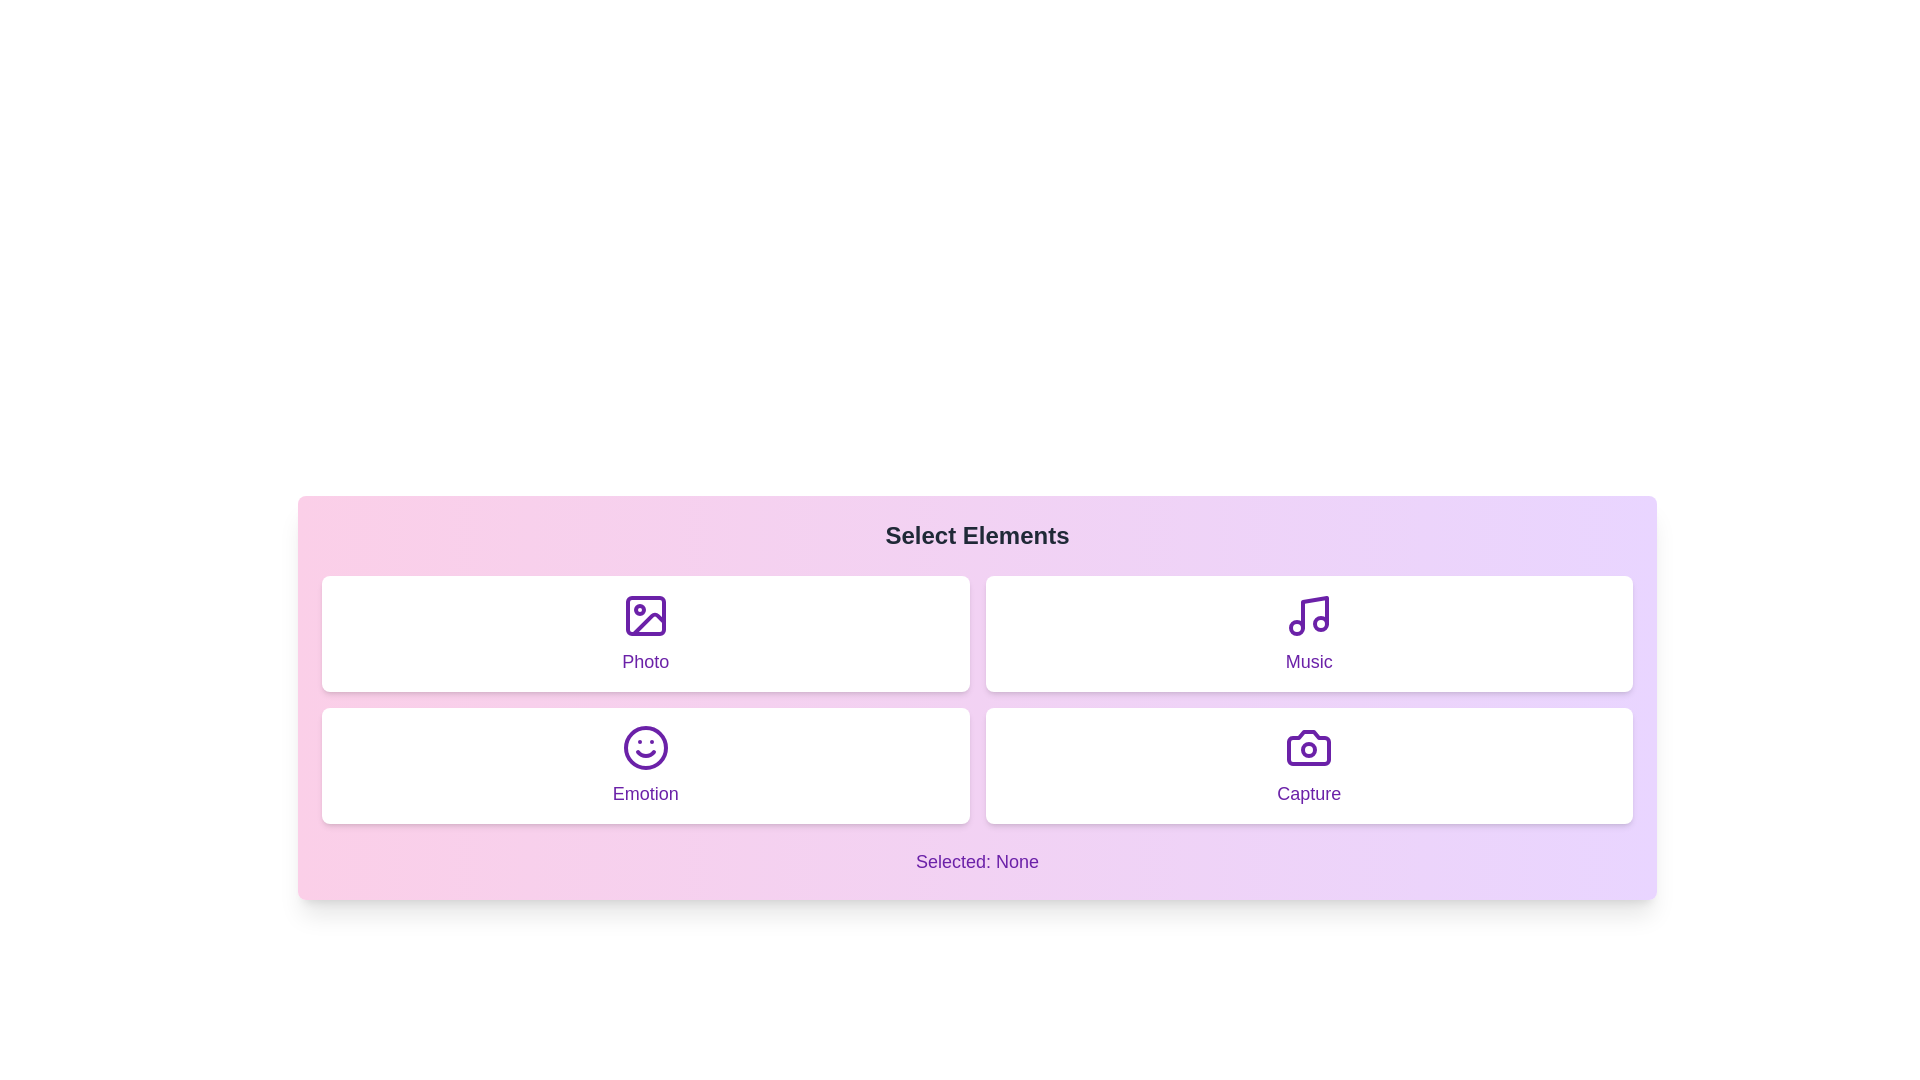  What do you see at coordinates (1309, 765) in the screenshot?
I see `the element Capture by clicking on its corresponding button` at bounding box center [1309, 765].